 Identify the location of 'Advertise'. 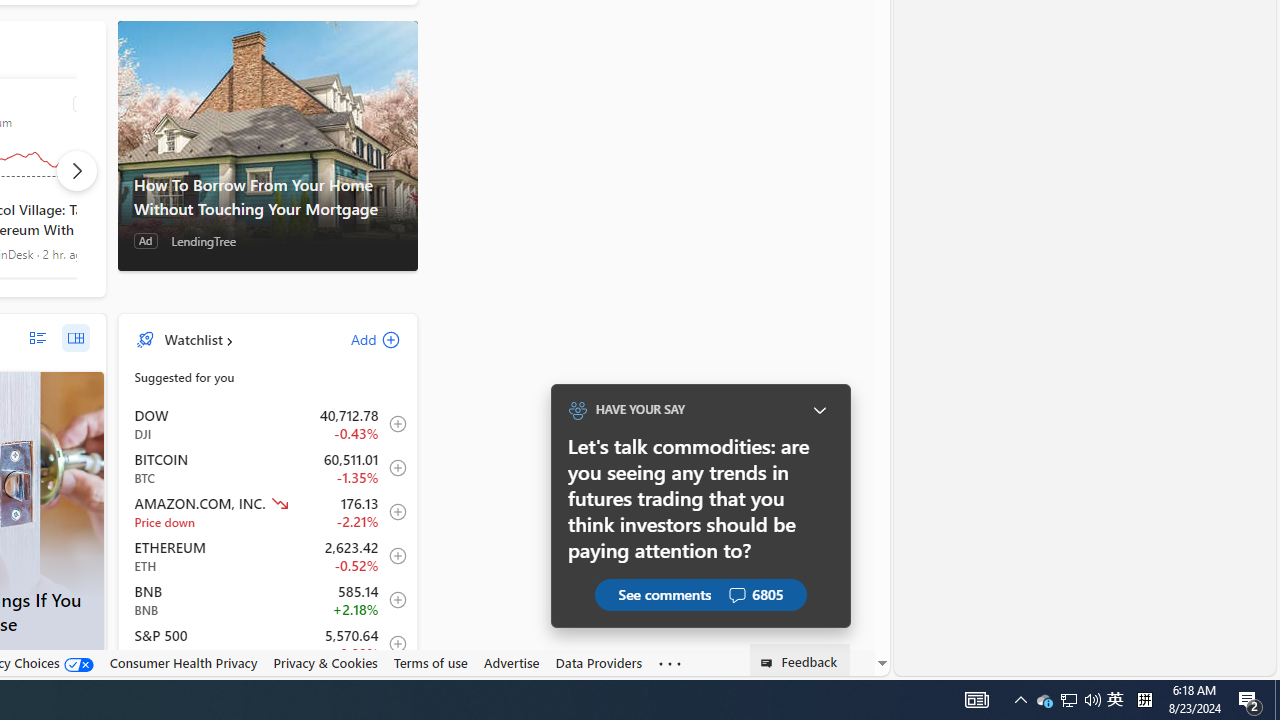
(511, 663).